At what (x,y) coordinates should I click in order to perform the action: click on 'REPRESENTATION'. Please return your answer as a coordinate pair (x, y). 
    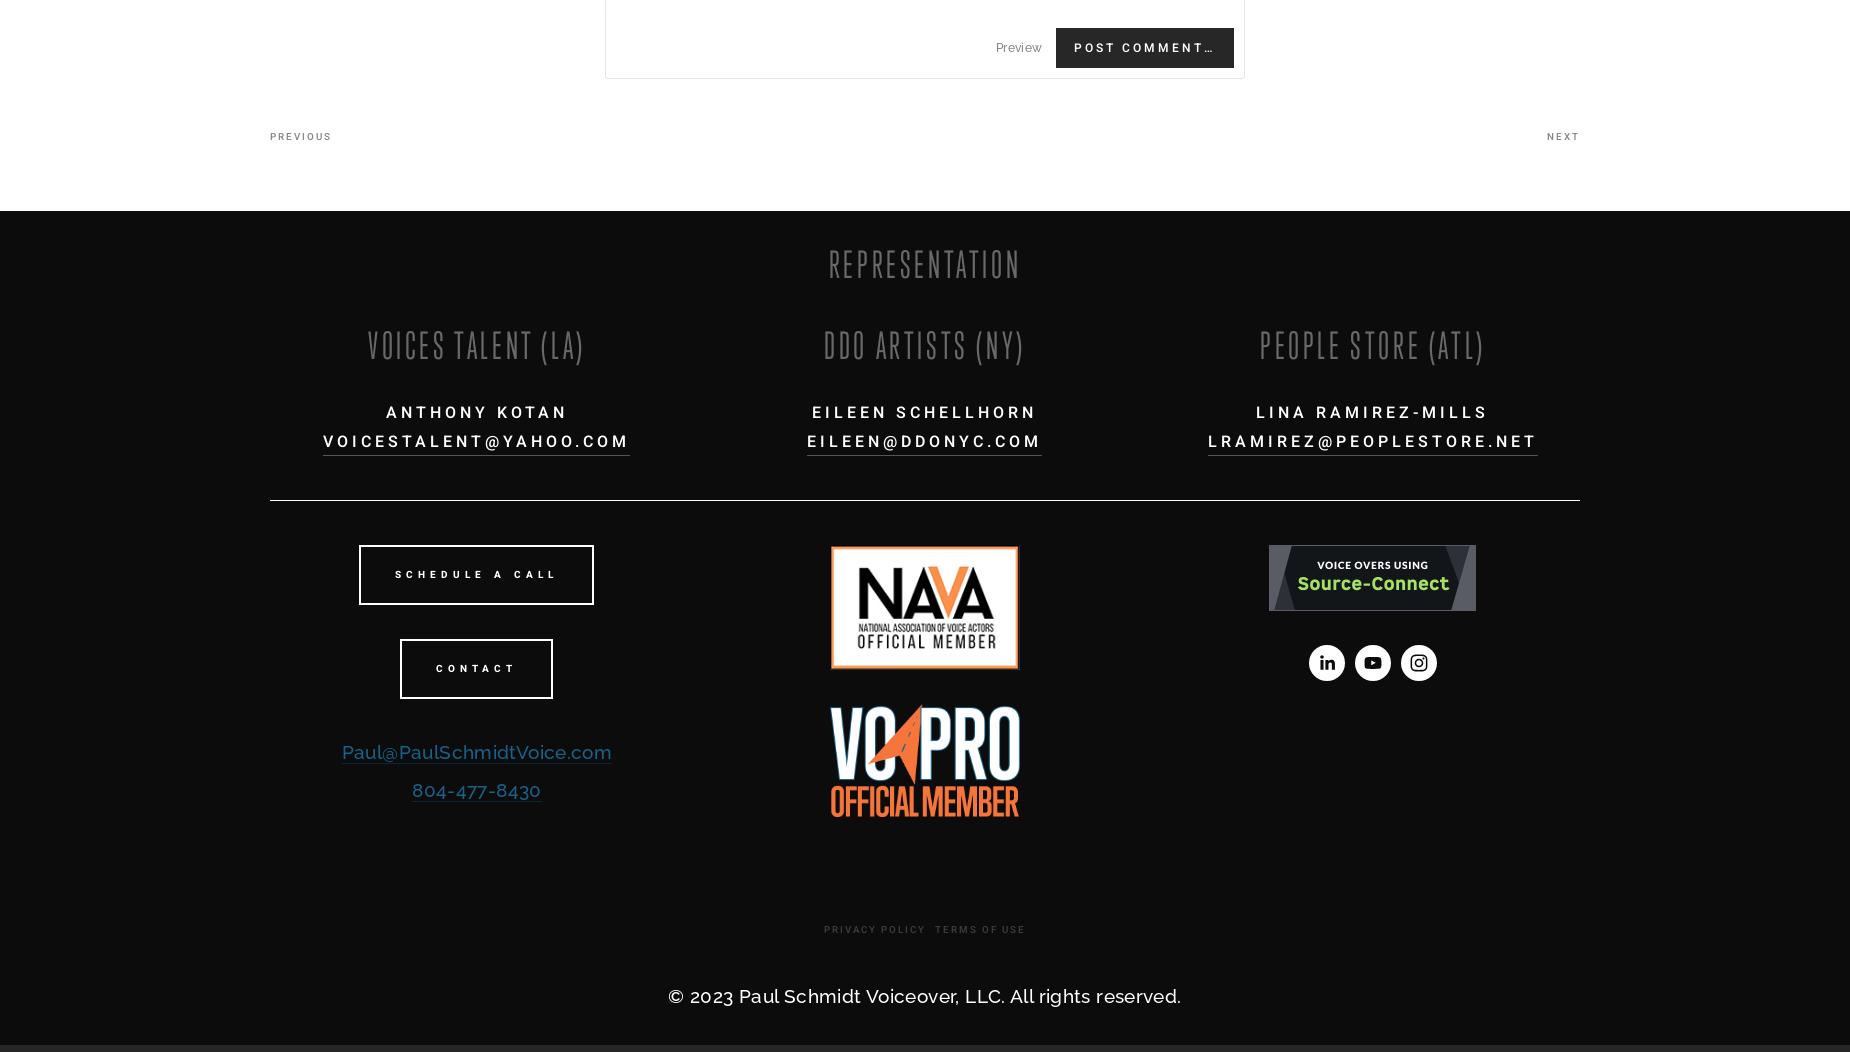
    Looking at the image, I should click on (924, 264).